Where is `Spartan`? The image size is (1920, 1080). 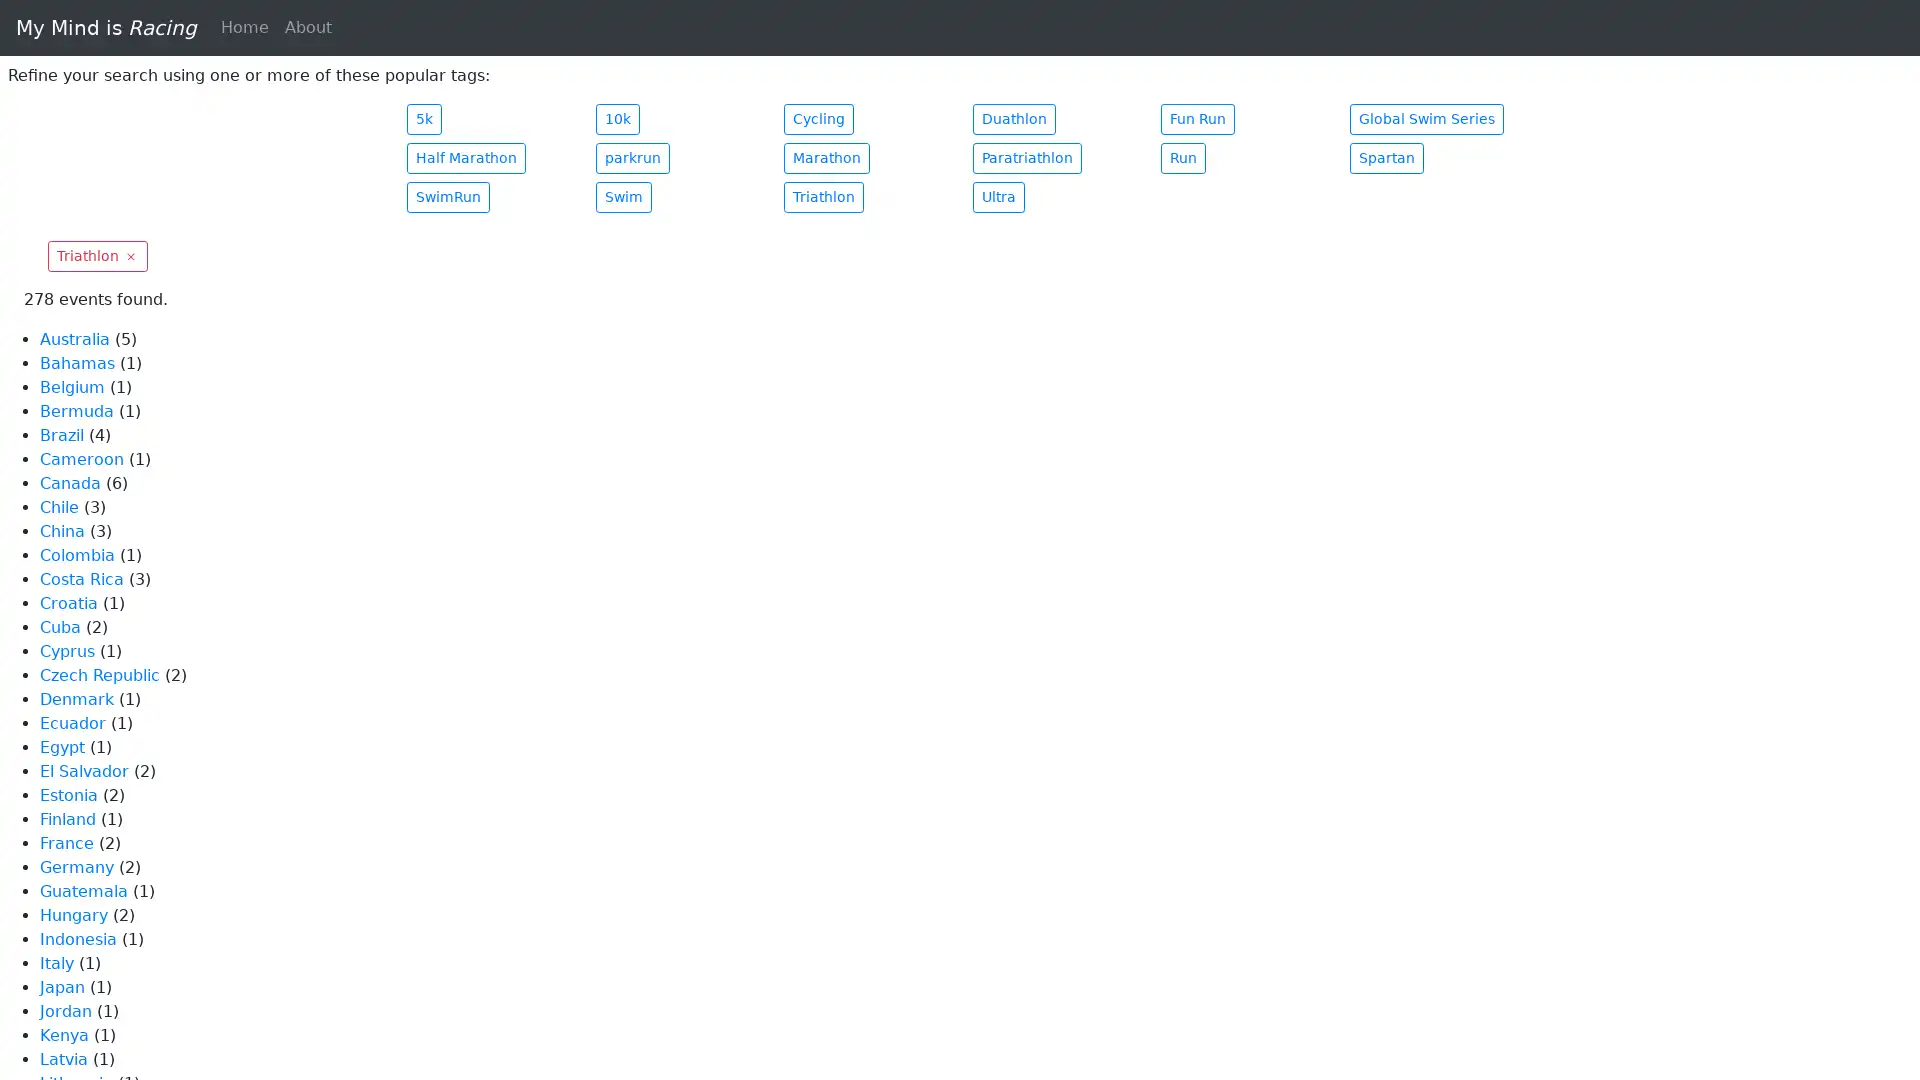 Spartan is located at coordinates (1385, 157).